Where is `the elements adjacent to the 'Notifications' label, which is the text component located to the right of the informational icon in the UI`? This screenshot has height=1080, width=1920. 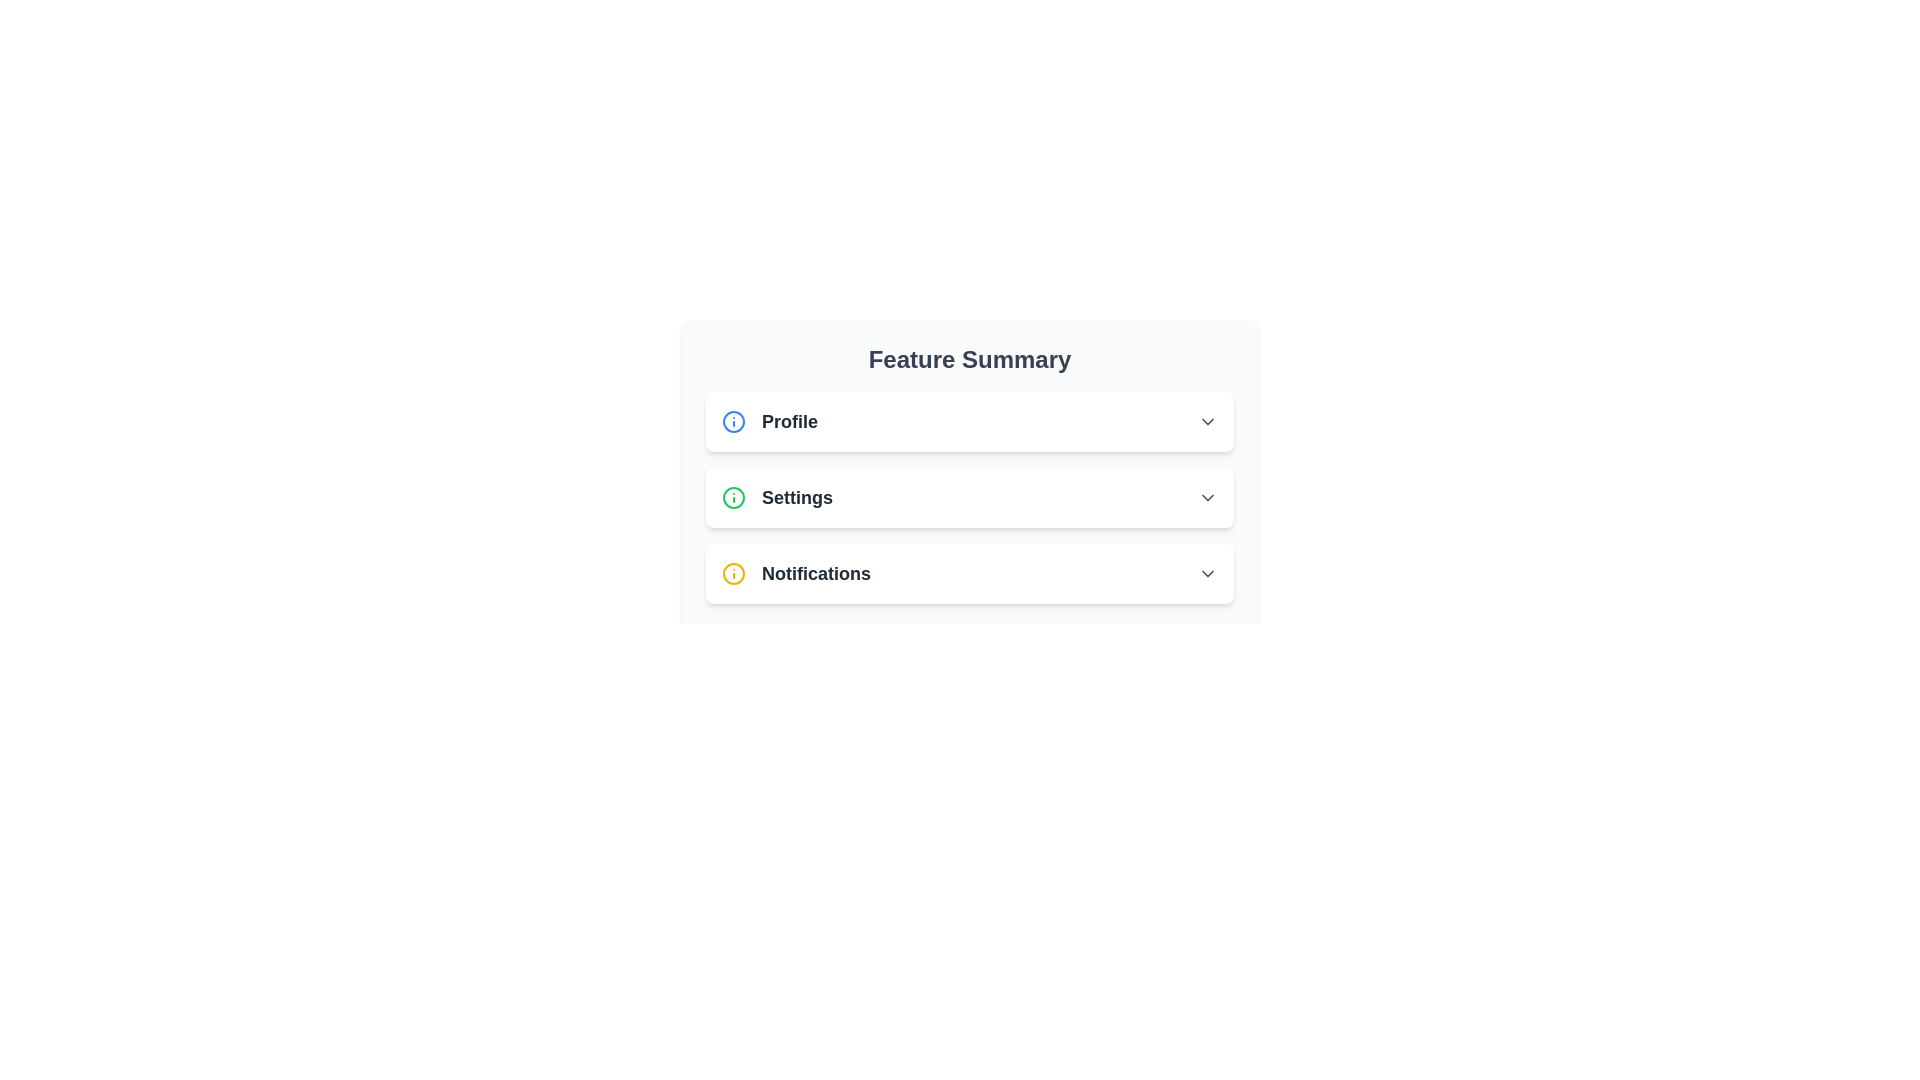
the elements adjacent to the 'Notifications' label, which is the text component located to the right of the informational icon in the UI is located at coordinates (816, 574).